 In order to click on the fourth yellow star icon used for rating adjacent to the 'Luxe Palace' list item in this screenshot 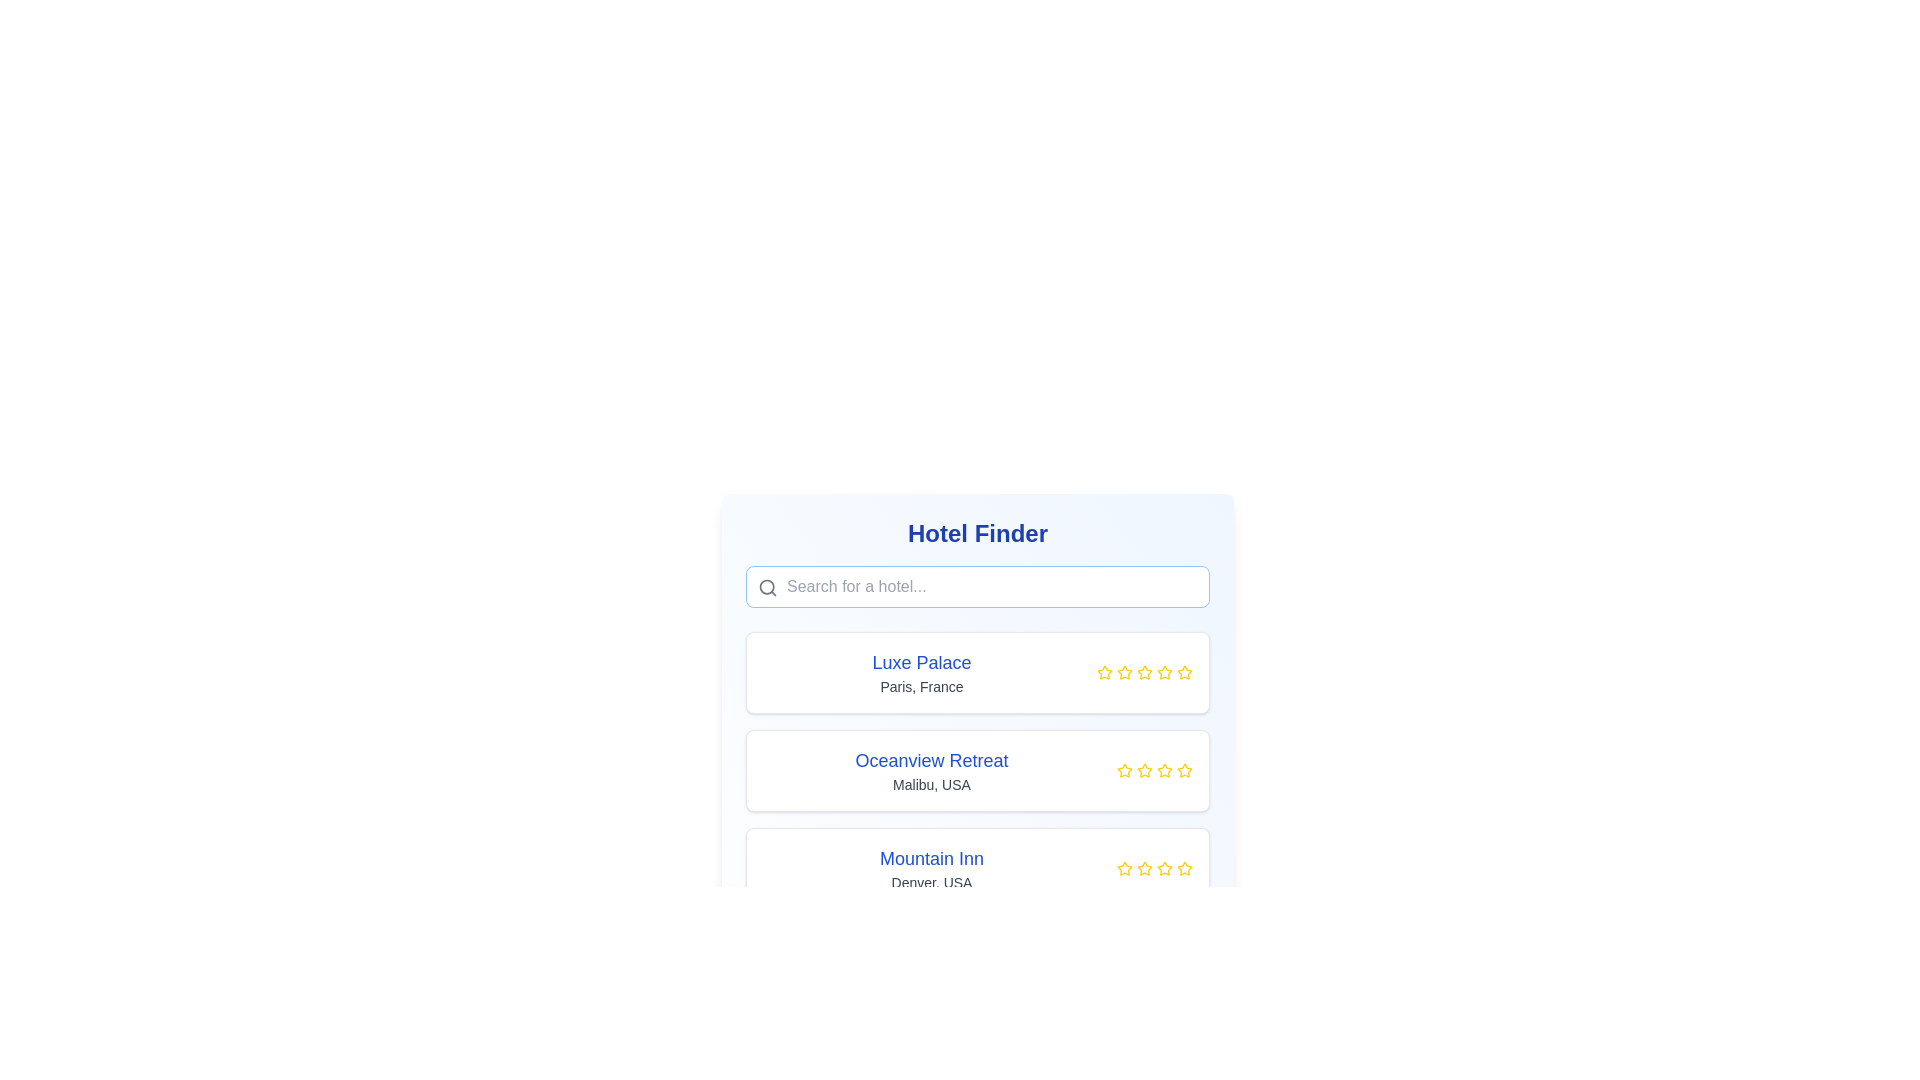, I will do `click(1145, 672)`.